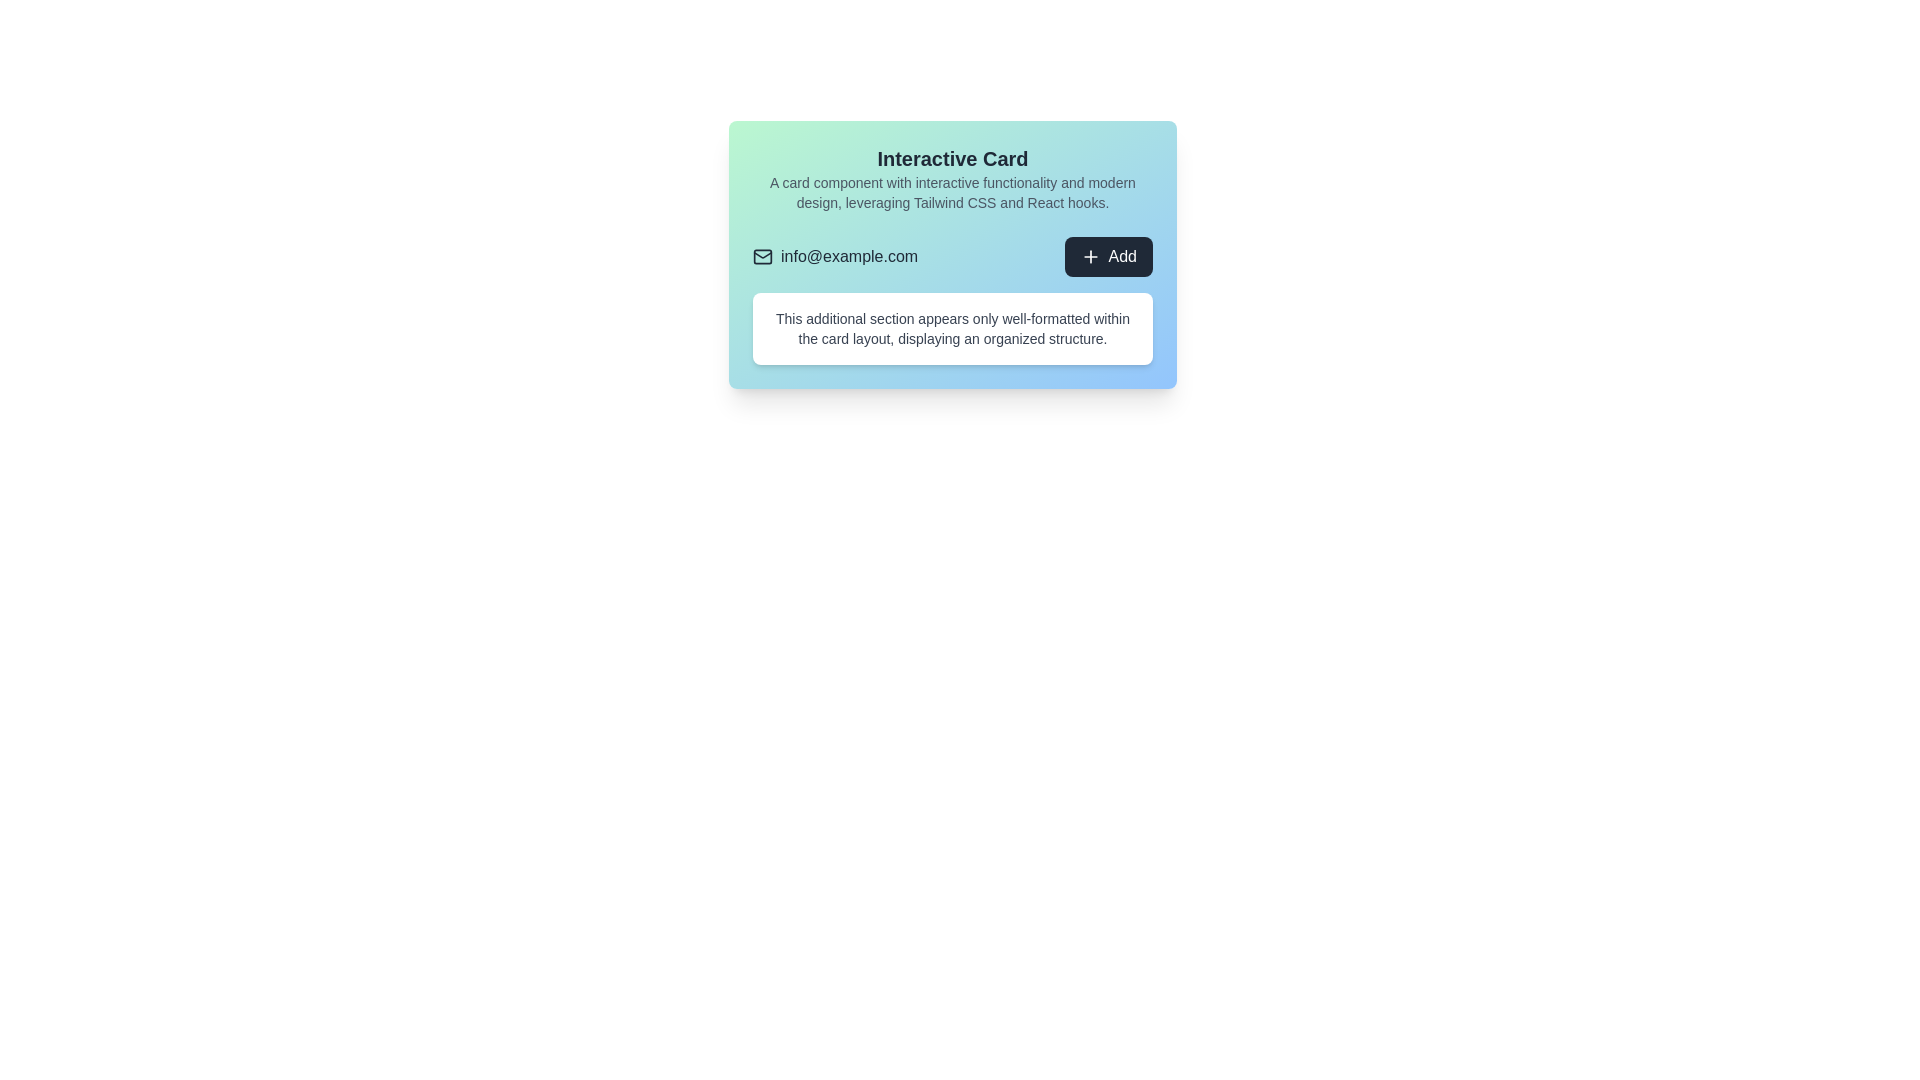 Image resolution: width=1920 pixels, height=1080 pixels. What do you see at coordinates (952, 192) in the screenshot?
I see `the text 'A card component with interactive functionality and modern design, leveraging Tailwind CSS and React hooks.' located beneath the title 'Interactive Card' within the card component` at bounding box center [952, 192].